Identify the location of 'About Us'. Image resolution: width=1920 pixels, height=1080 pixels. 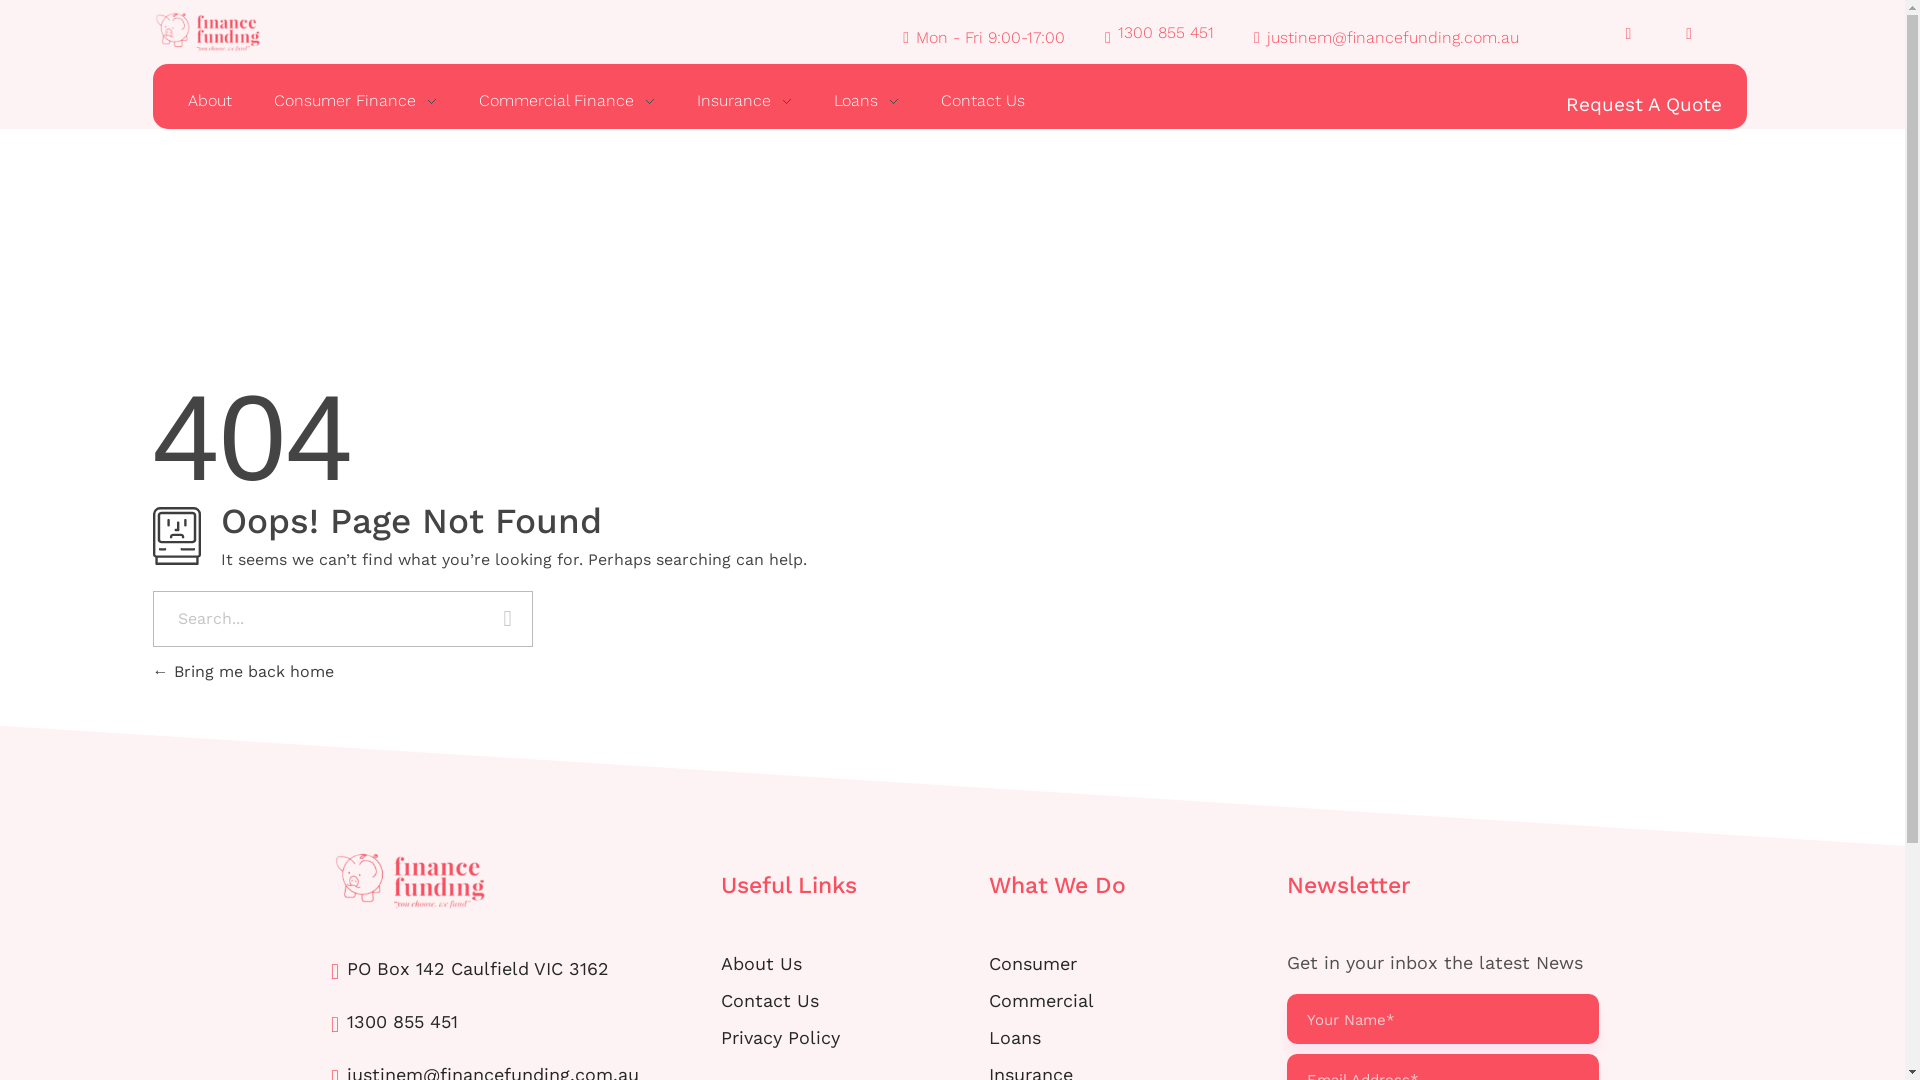
(760, 962).